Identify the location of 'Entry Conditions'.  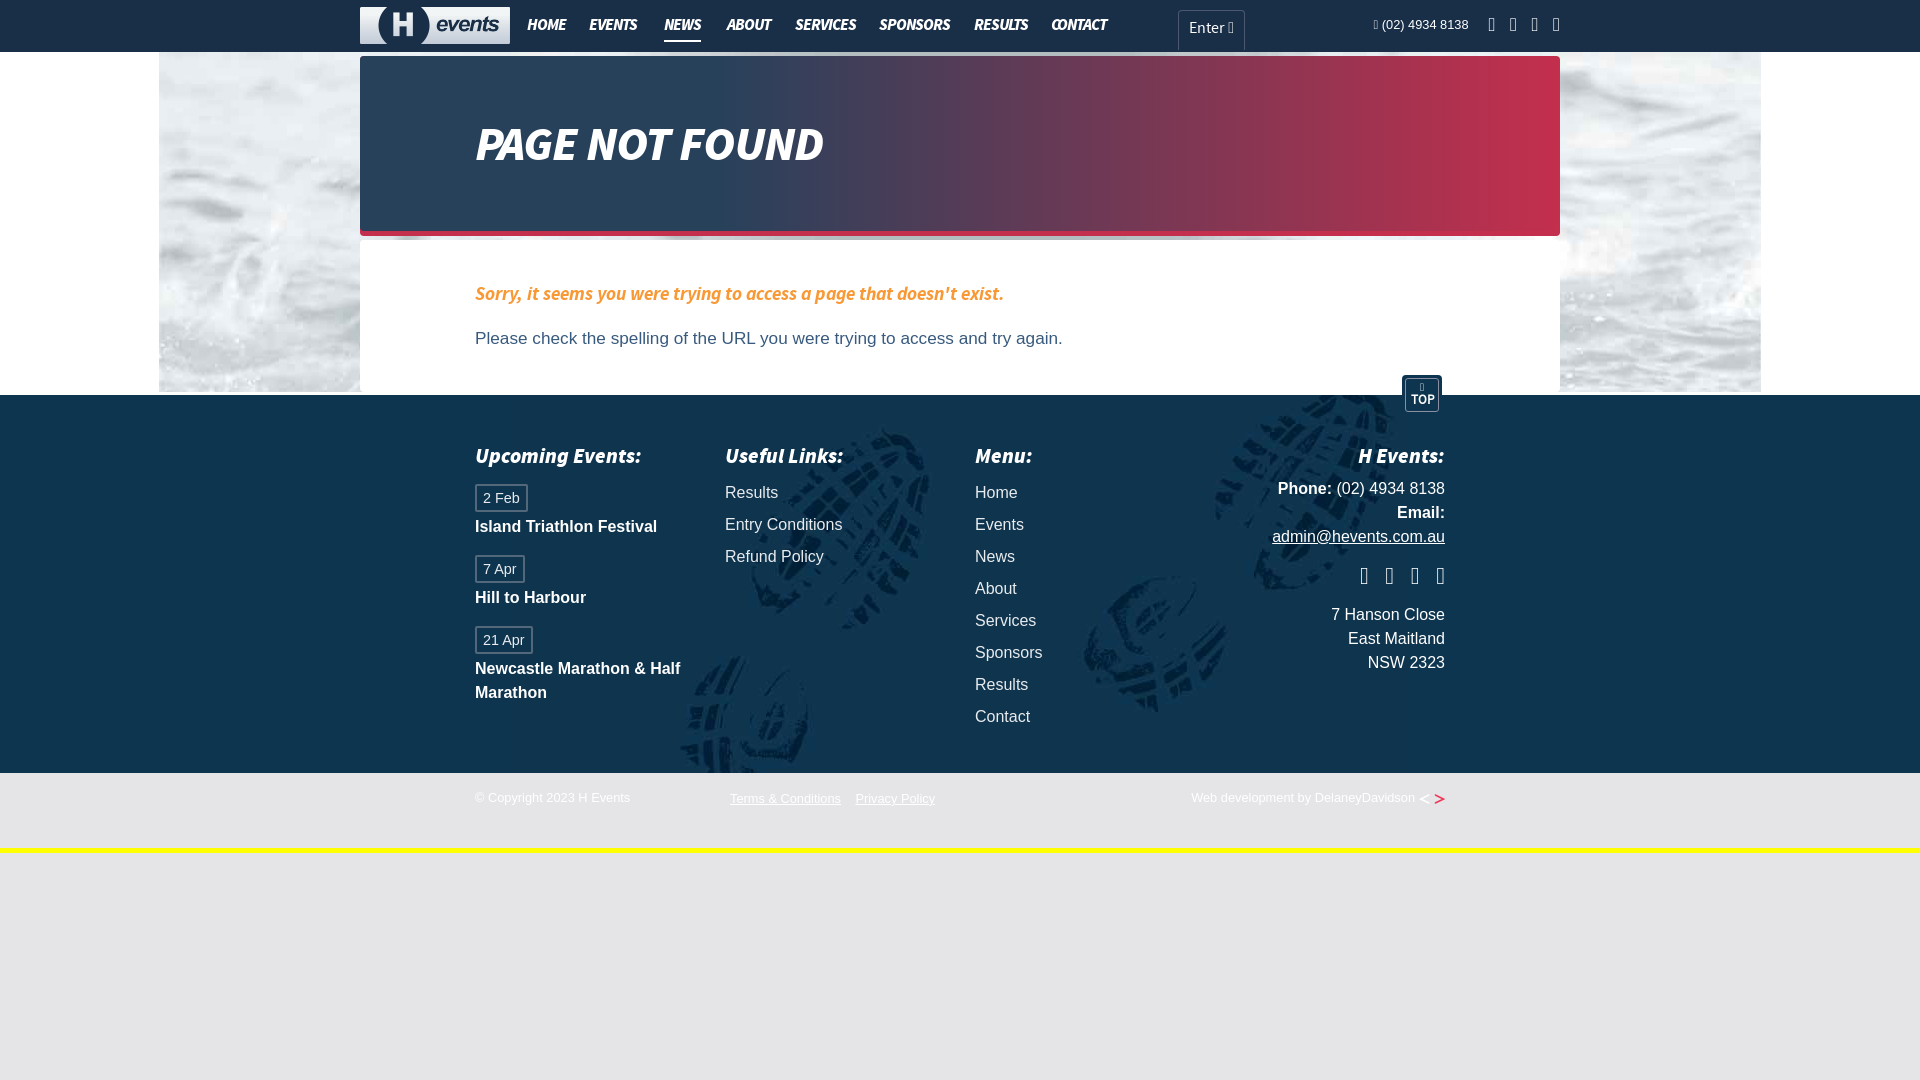
(835, 523).